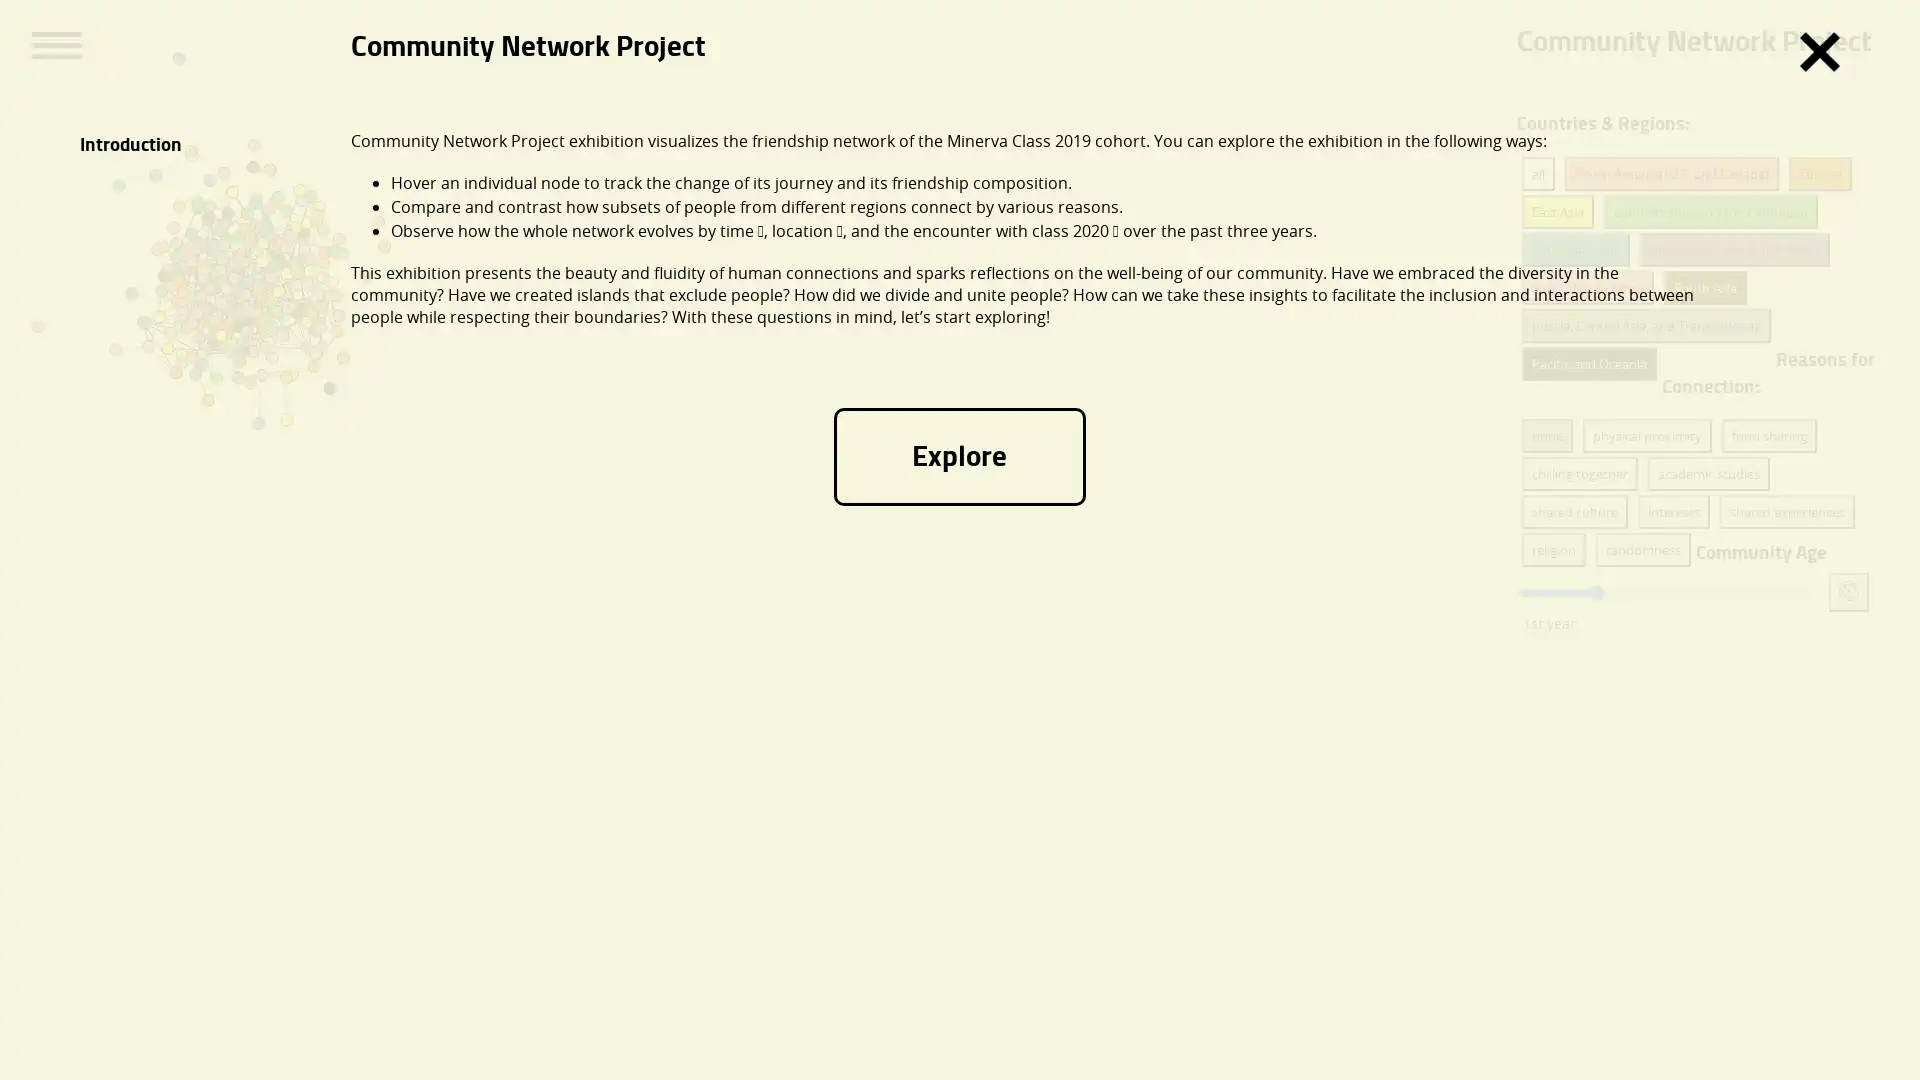  What do you see at coordinates (1553, 550) in the screenshot?
I see `religion` at bounding box center [1553, 550].